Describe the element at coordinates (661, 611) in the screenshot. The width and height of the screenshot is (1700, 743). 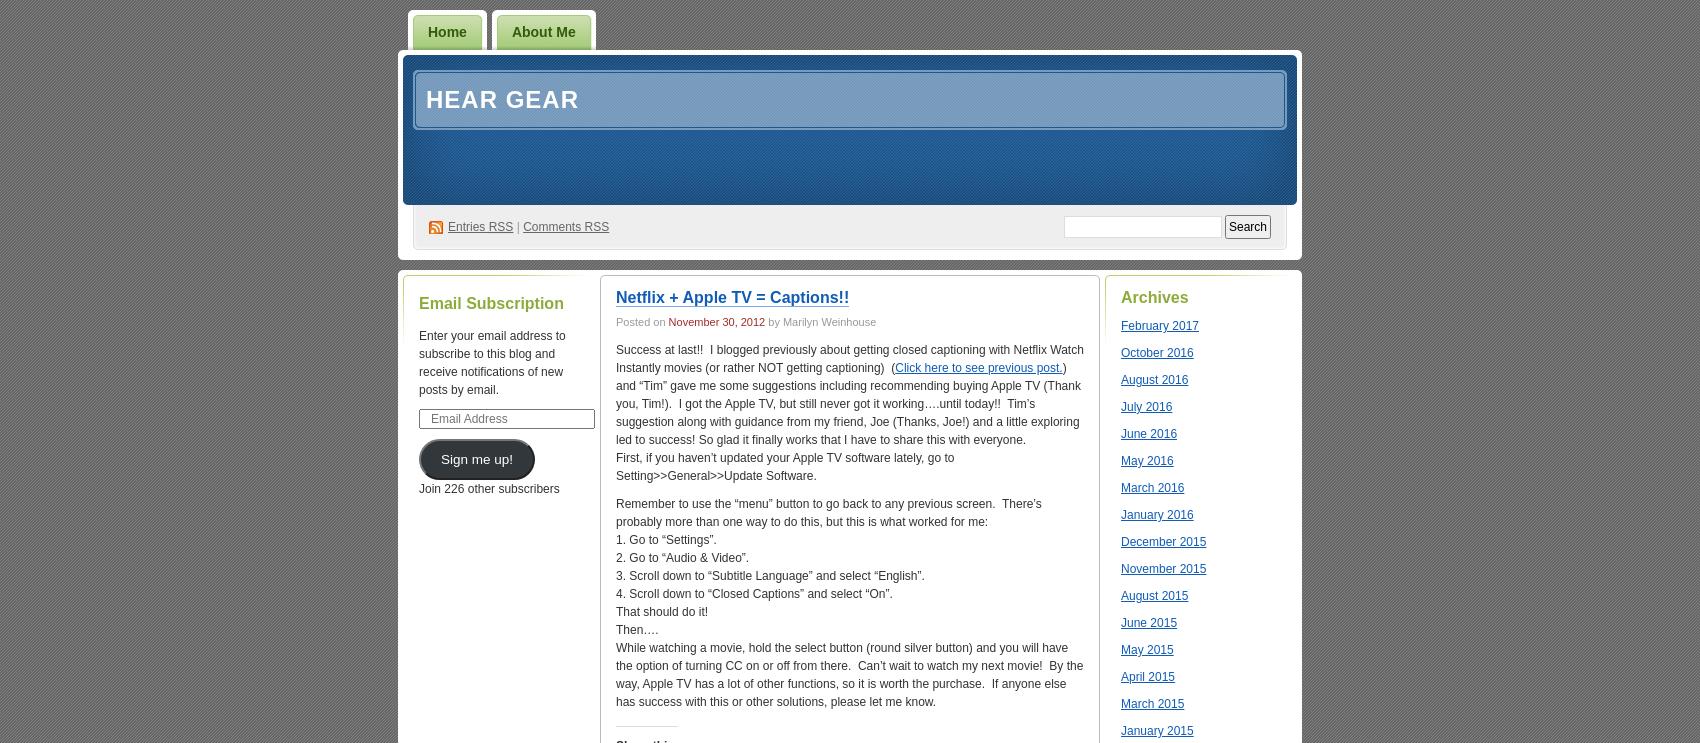
I see `'That should do it!'` at that location.